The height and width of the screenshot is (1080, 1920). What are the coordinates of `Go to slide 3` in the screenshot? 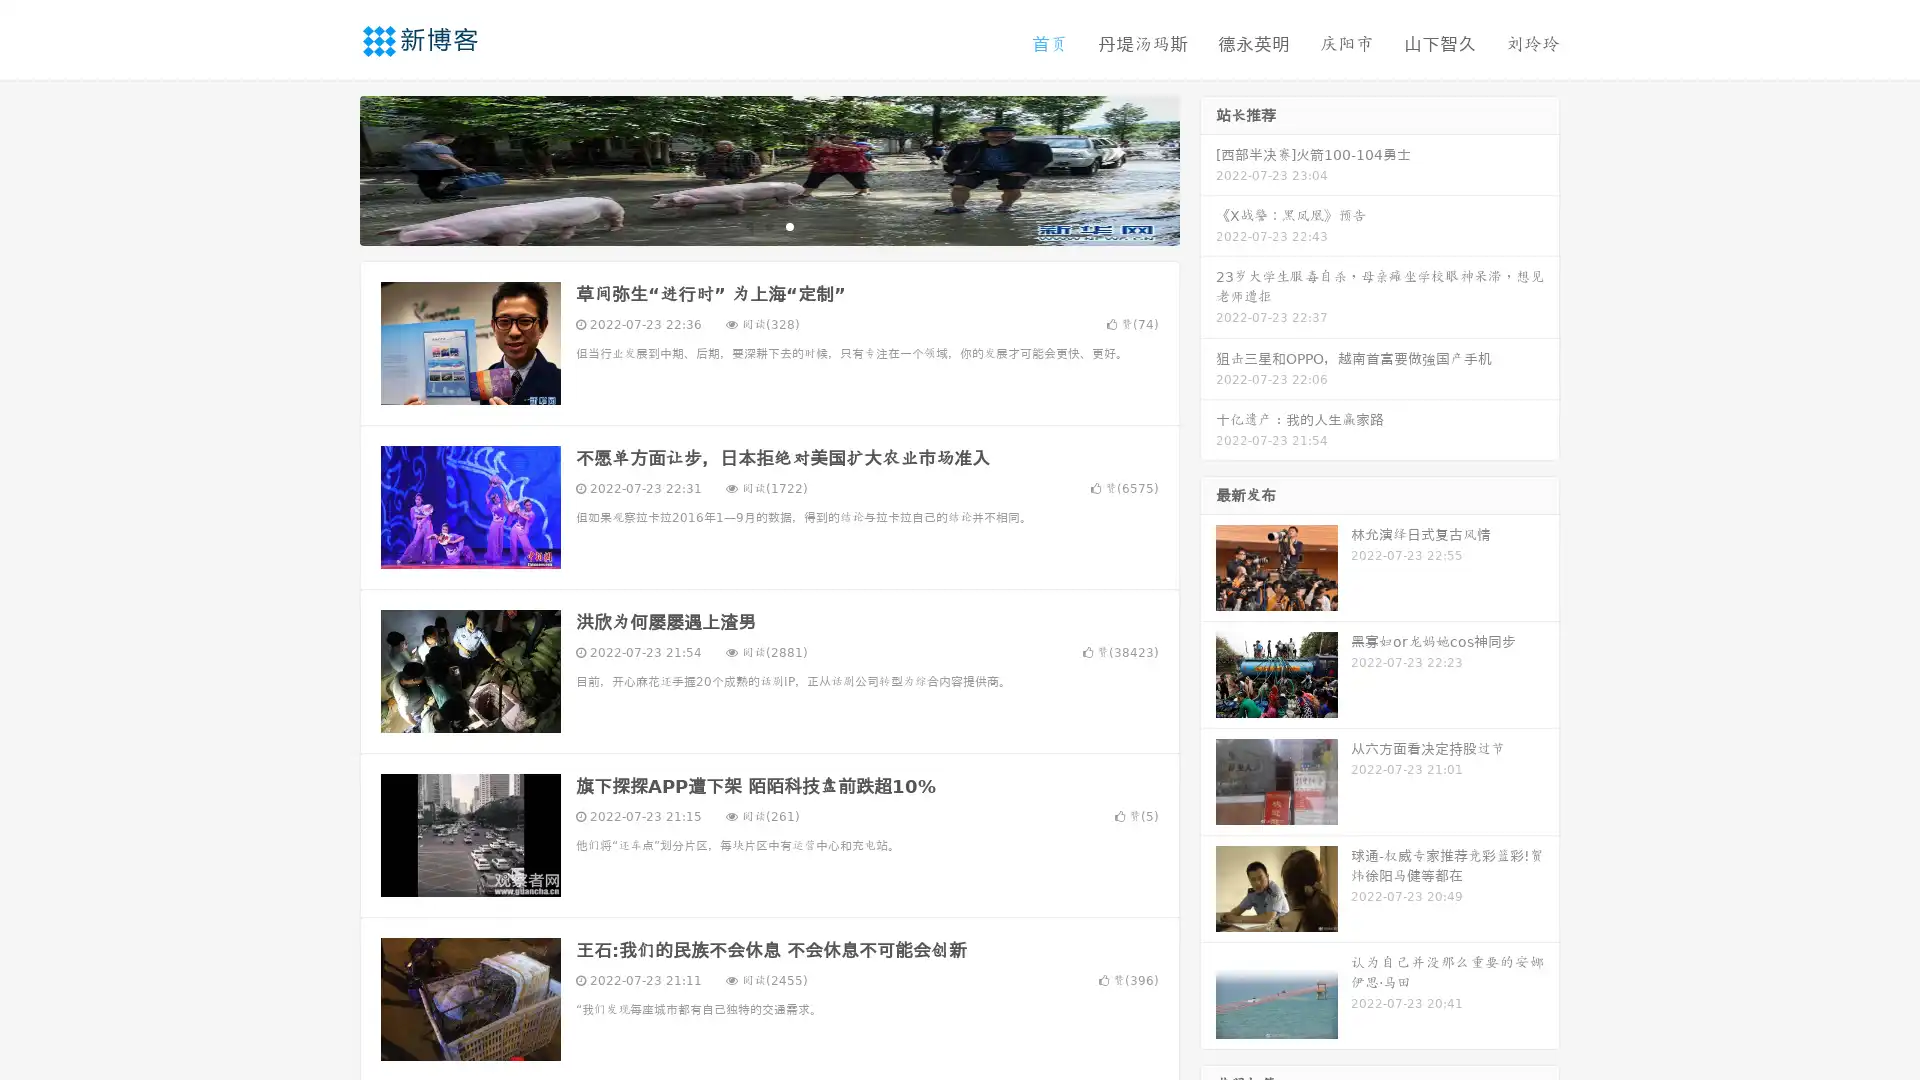 It's located at (789, 225).